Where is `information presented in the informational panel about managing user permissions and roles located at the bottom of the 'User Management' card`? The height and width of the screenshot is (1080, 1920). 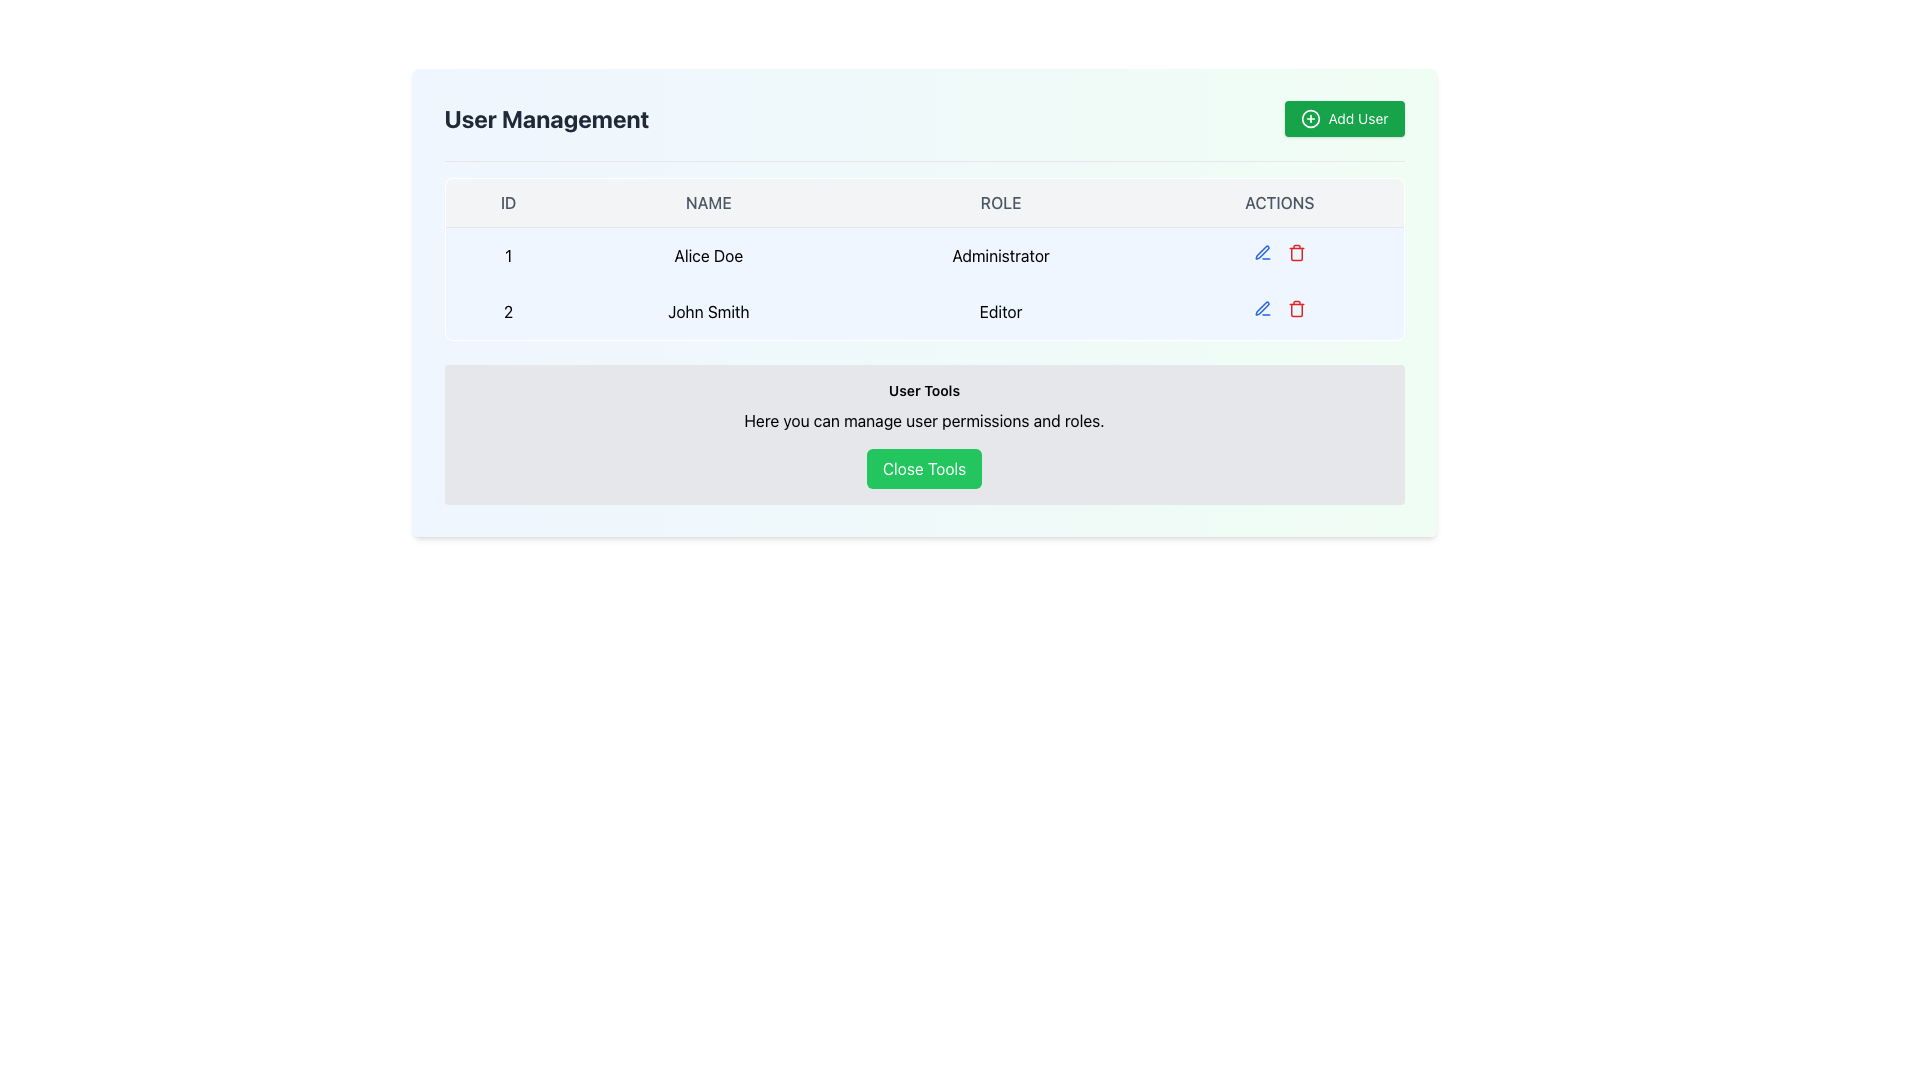
information presented in the informational panel about managing user permissions and roles located at the bottom of the 'User Management' card is located at coordinates (923, 434).